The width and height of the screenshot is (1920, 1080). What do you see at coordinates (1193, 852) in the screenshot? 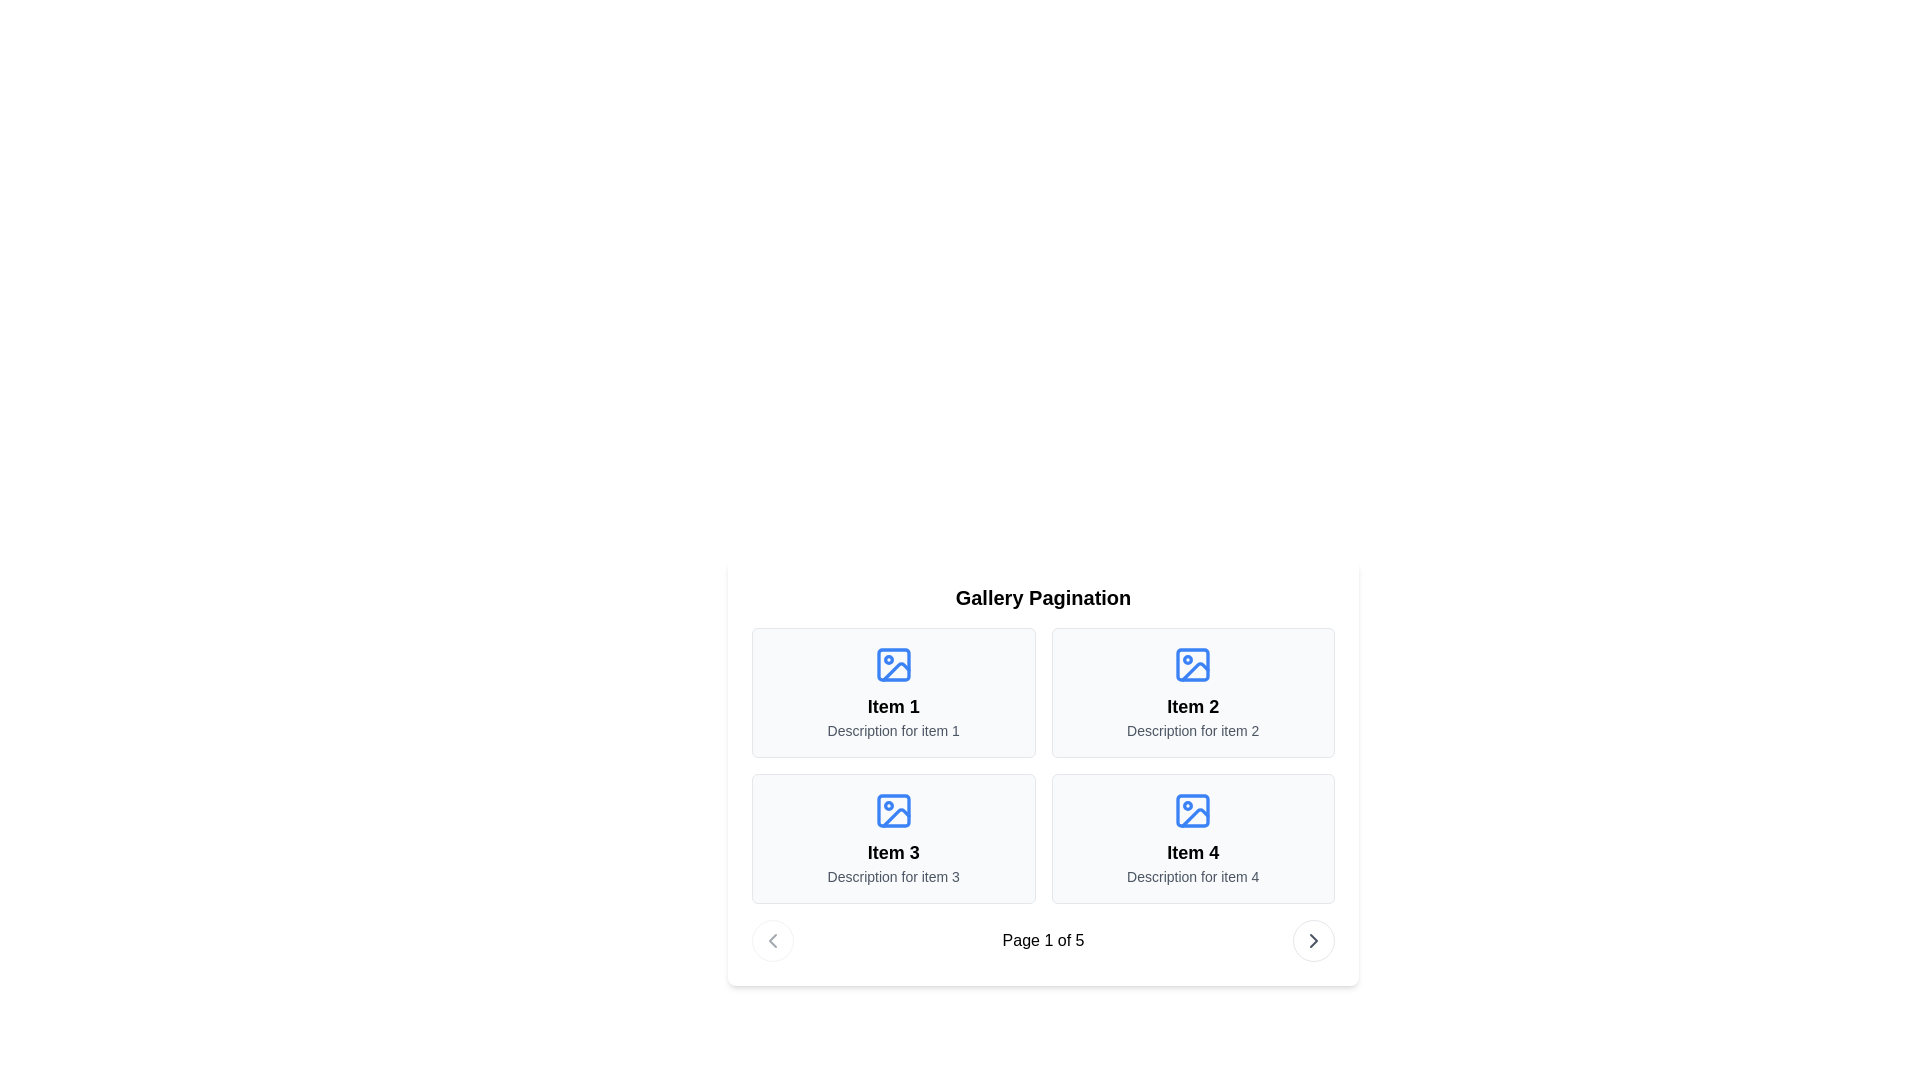
I see `the bold, centered static text labeled 'Item 4' located in the fourth card of the grid, in the bottom-right corner` at bounding box center [1193, 852].